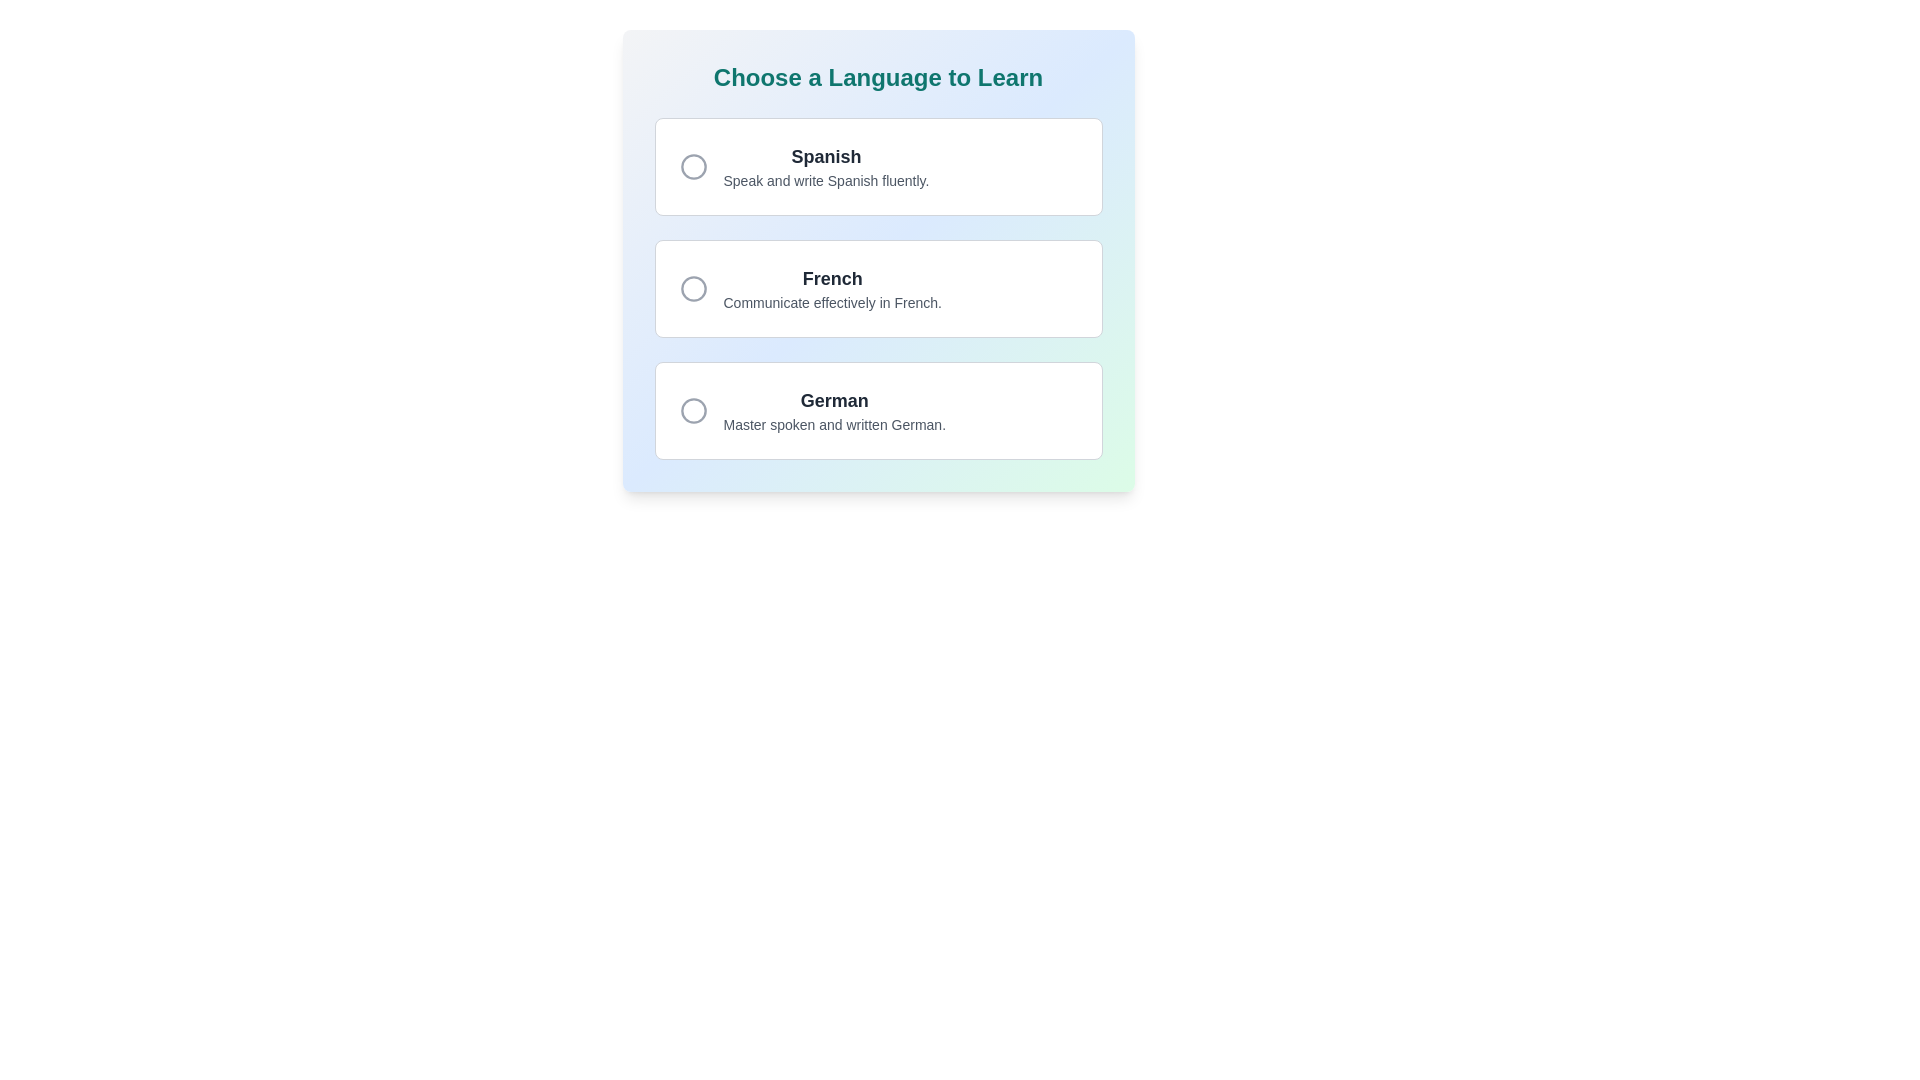 This screenshot has height=1080, width=1920. What do you see at coordinates (826, 156) in the screenshot?
I see `the 'Spanish' language label/header text that identifies the language option, positioned at the top of the list of language options` at bounding box center [826, 156].